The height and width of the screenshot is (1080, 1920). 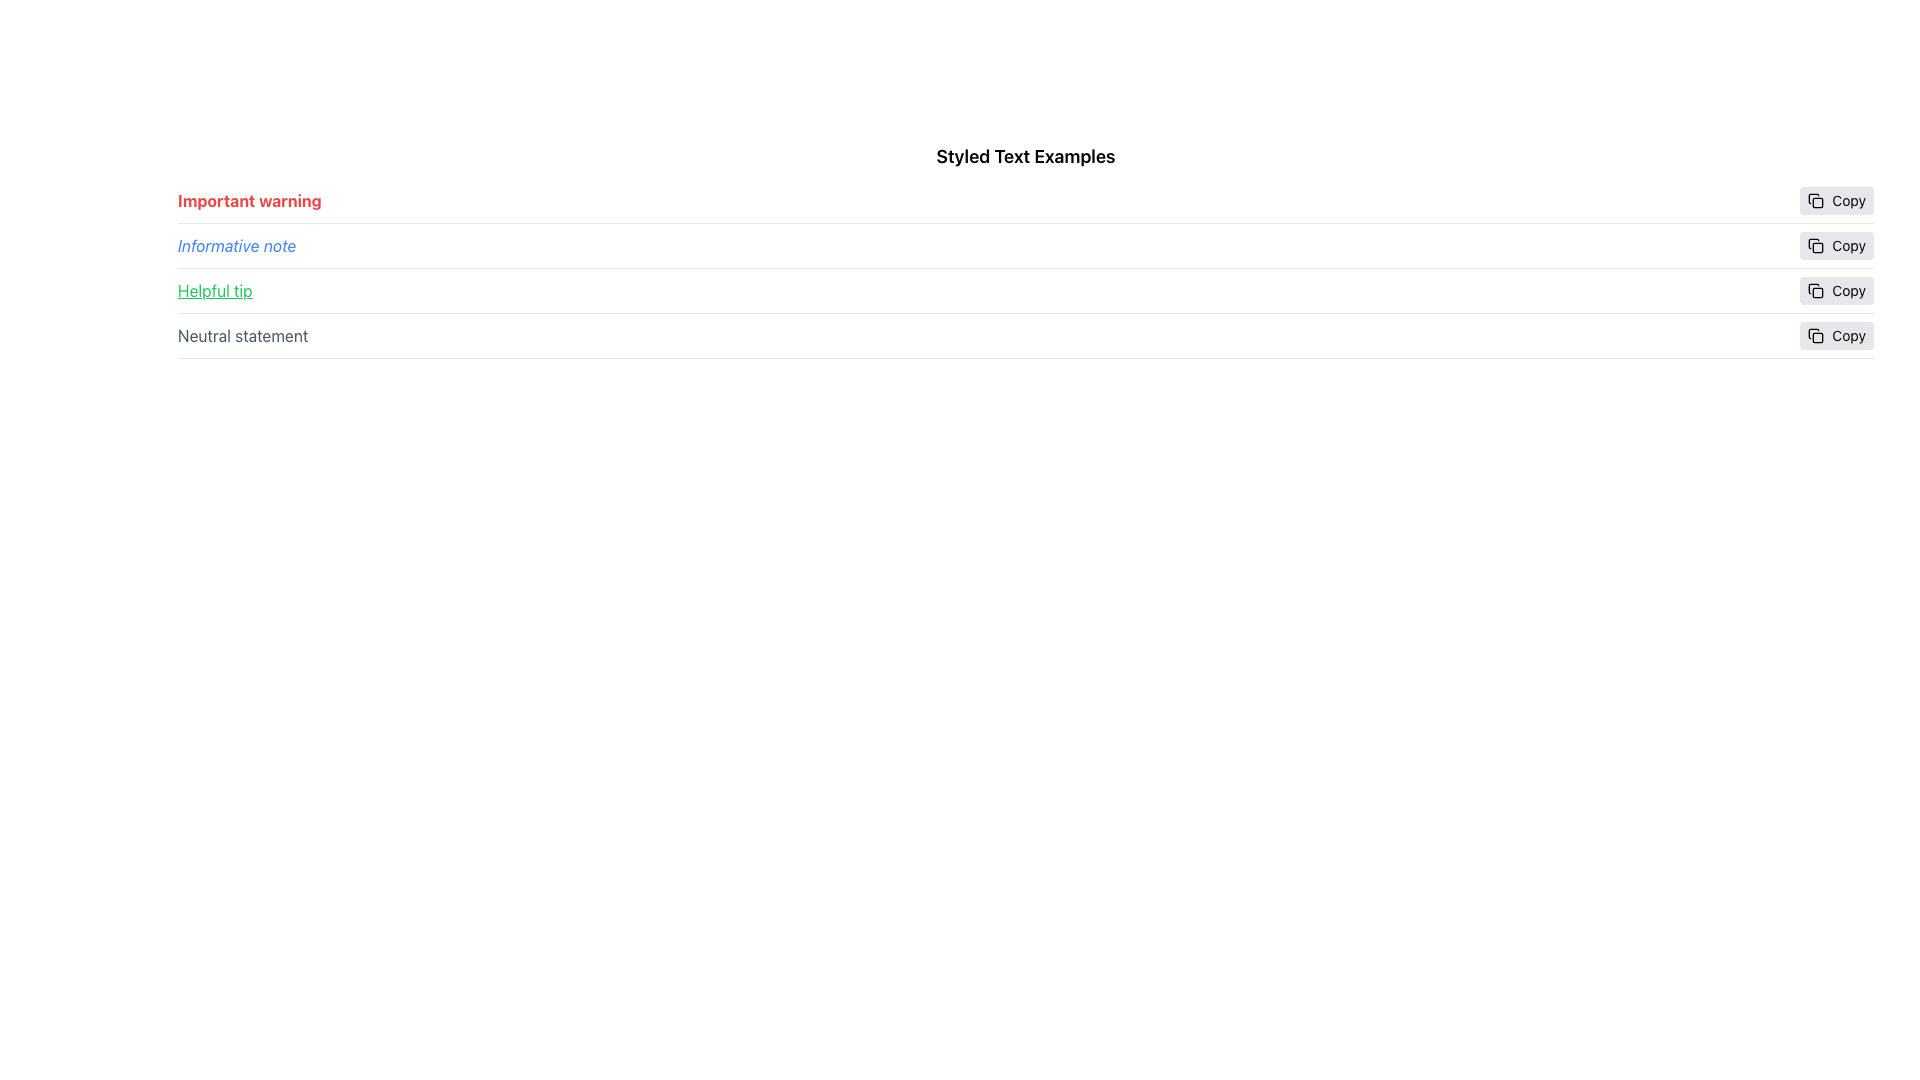 What do you see at coordinates (215, 290) in the screenshot?
I see `the 'Helpful tip' text label, which is styled in green font with an underline, located in the third row of the layout before the 'Copy' button` at bounding box center [215, 290].